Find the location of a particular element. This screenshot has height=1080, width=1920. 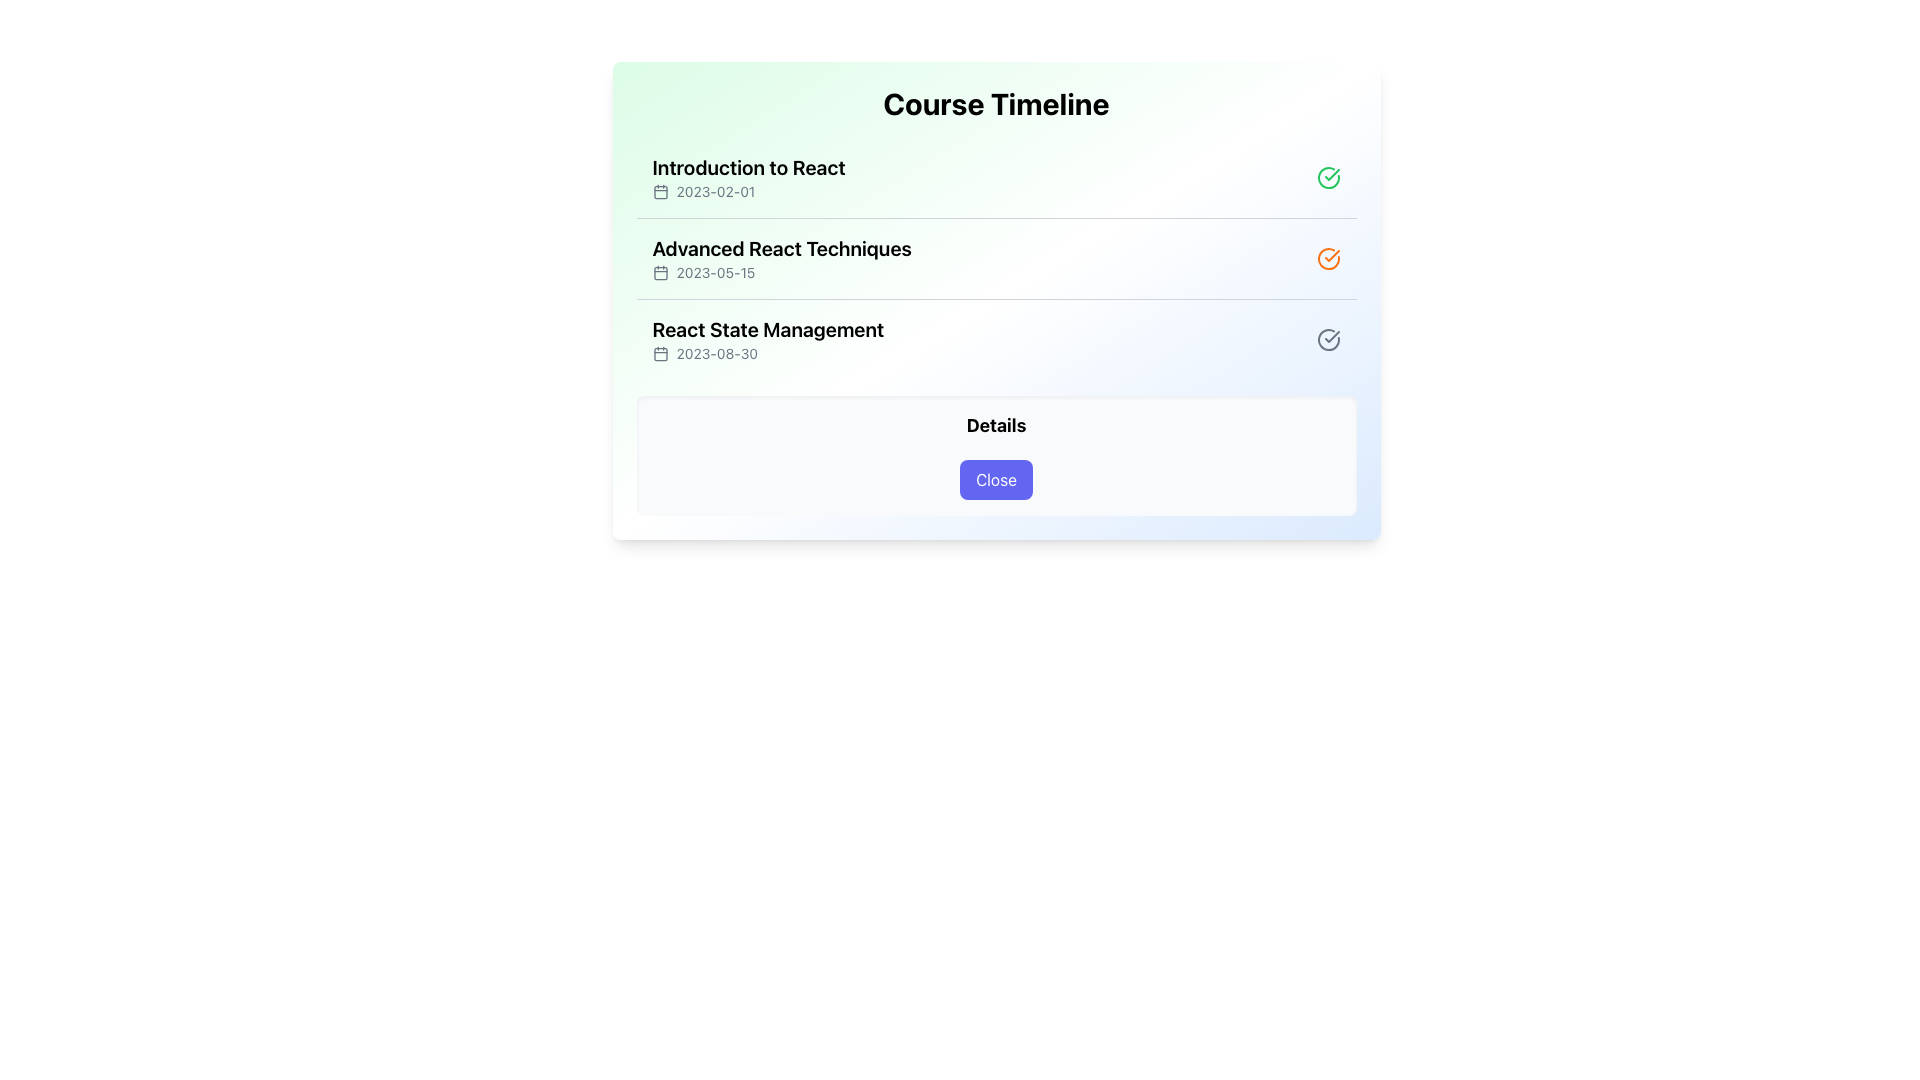

the list item titled 'React State Management' with the date '2023-08-30' is located at coordinates (767, 338).